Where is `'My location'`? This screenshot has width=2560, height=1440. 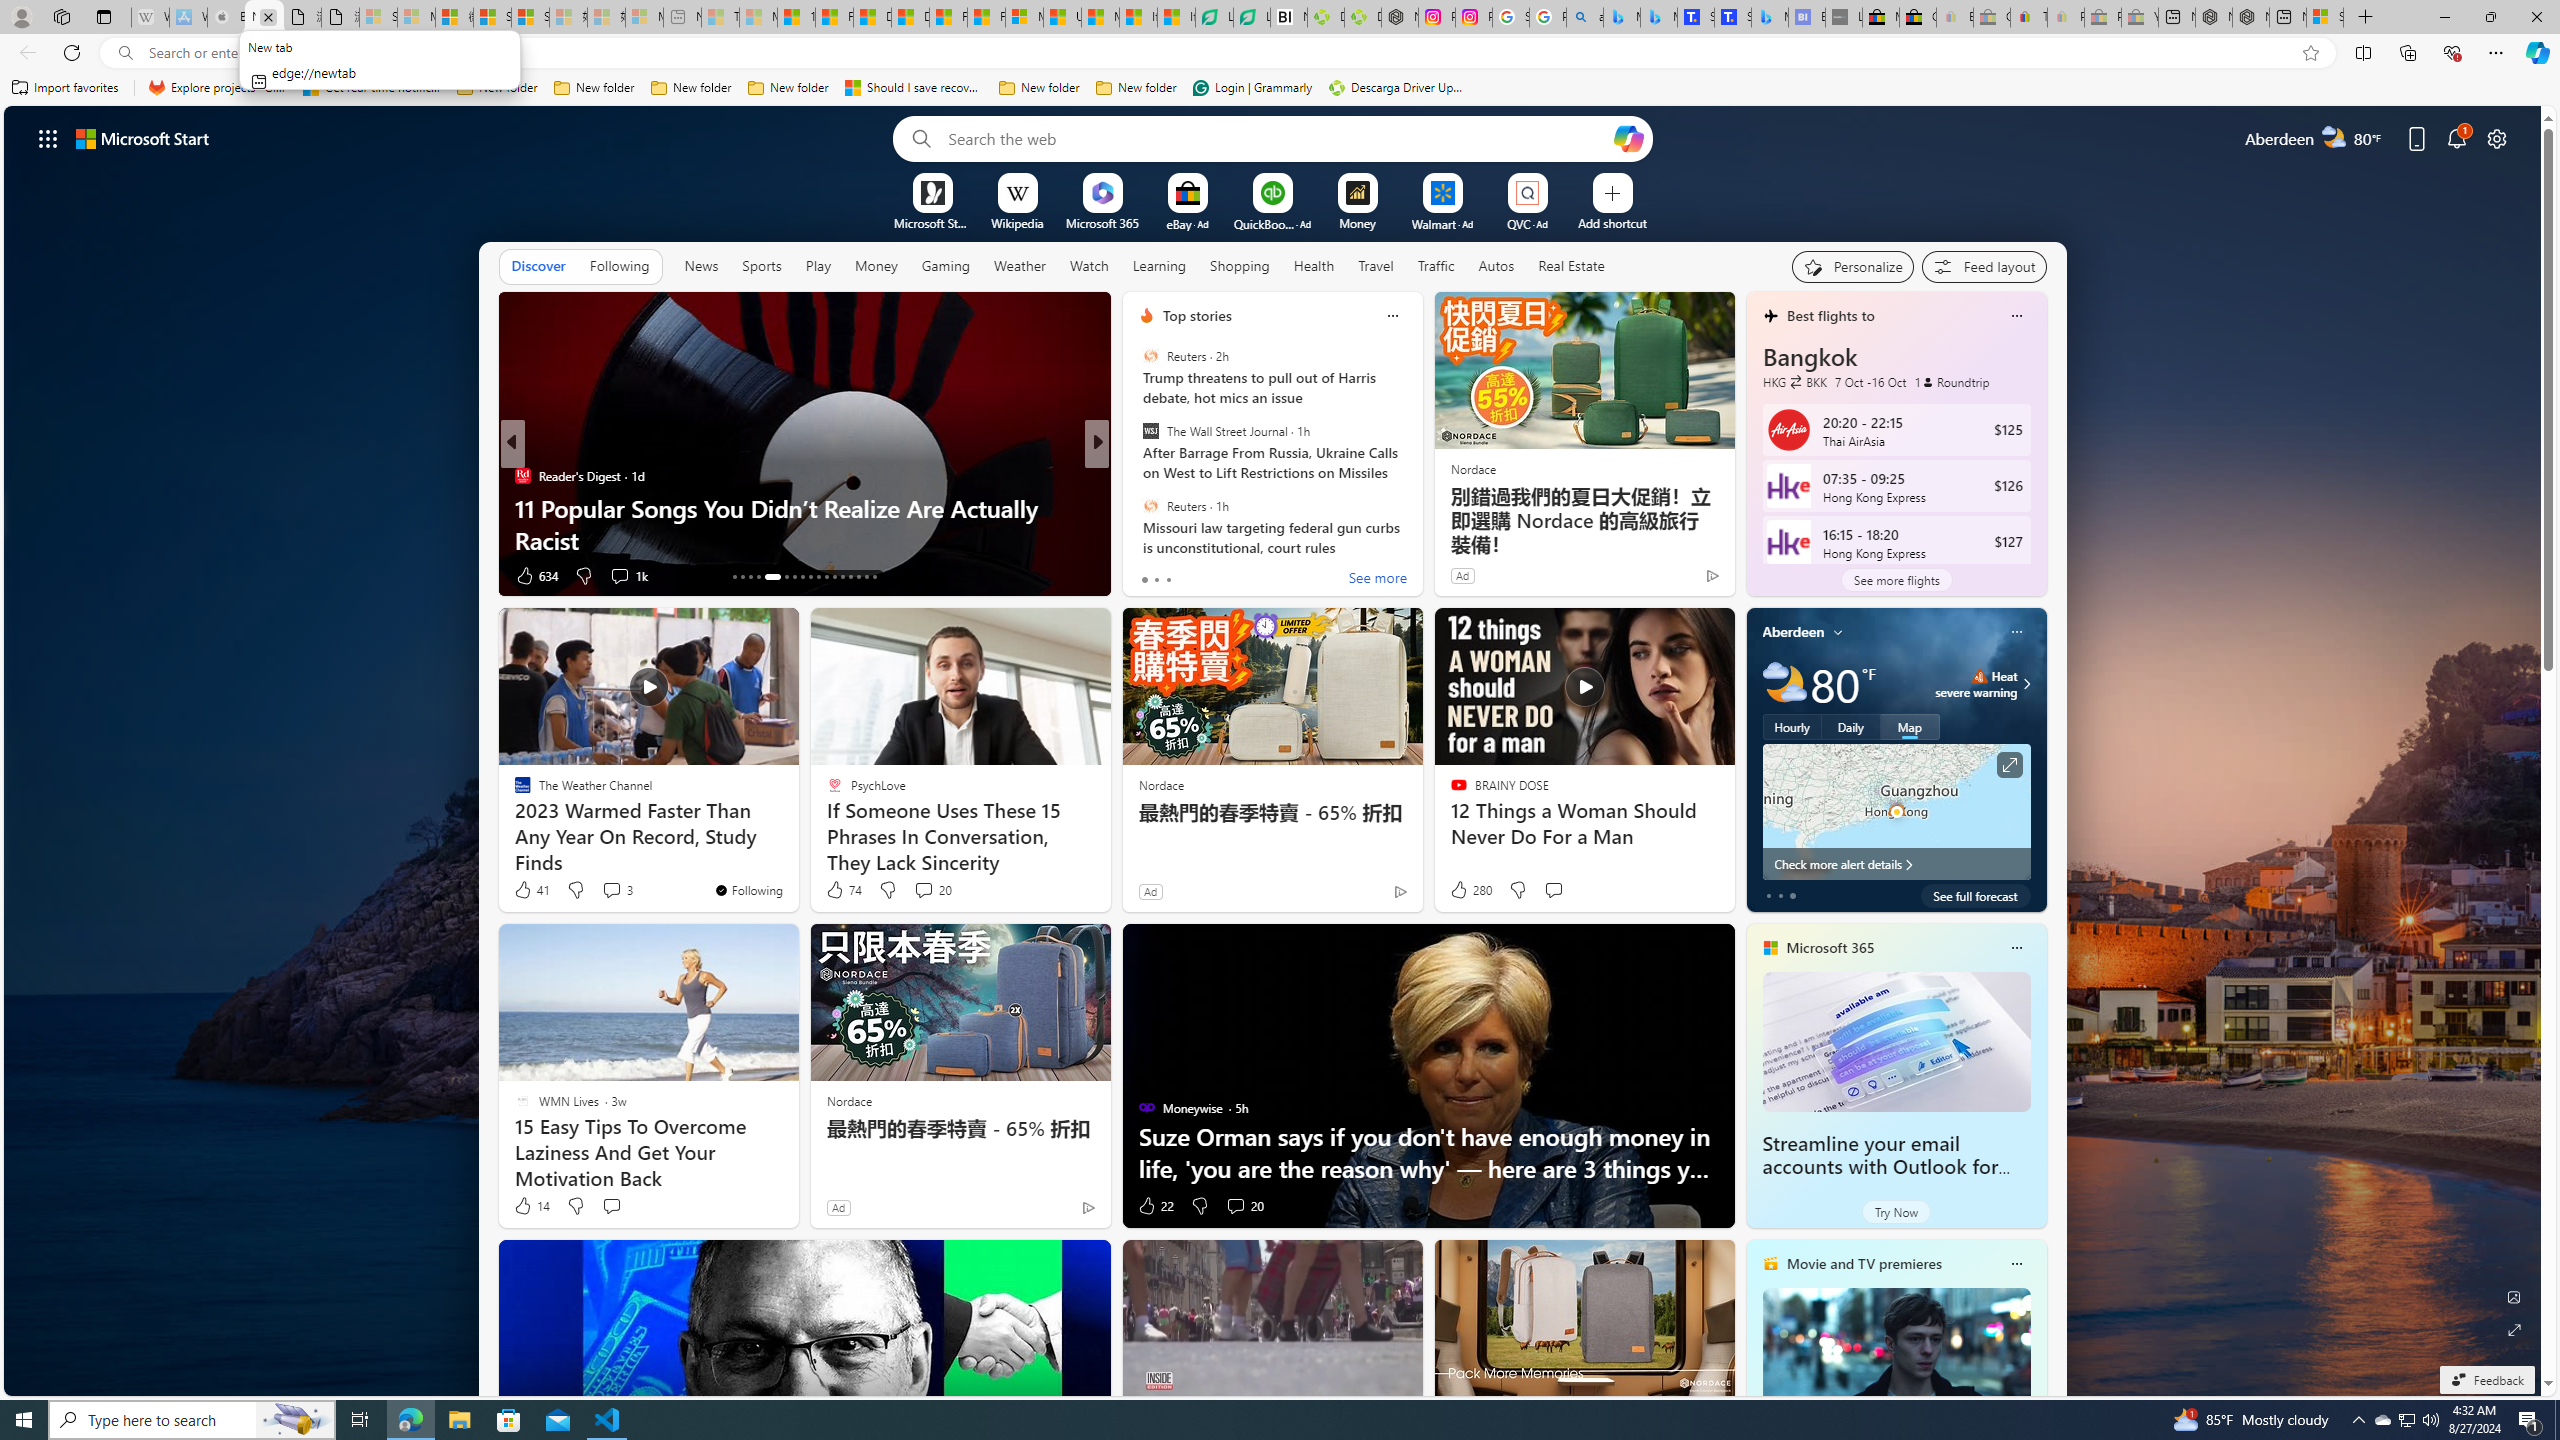 'My location' is located at coordinates (1838, 631).